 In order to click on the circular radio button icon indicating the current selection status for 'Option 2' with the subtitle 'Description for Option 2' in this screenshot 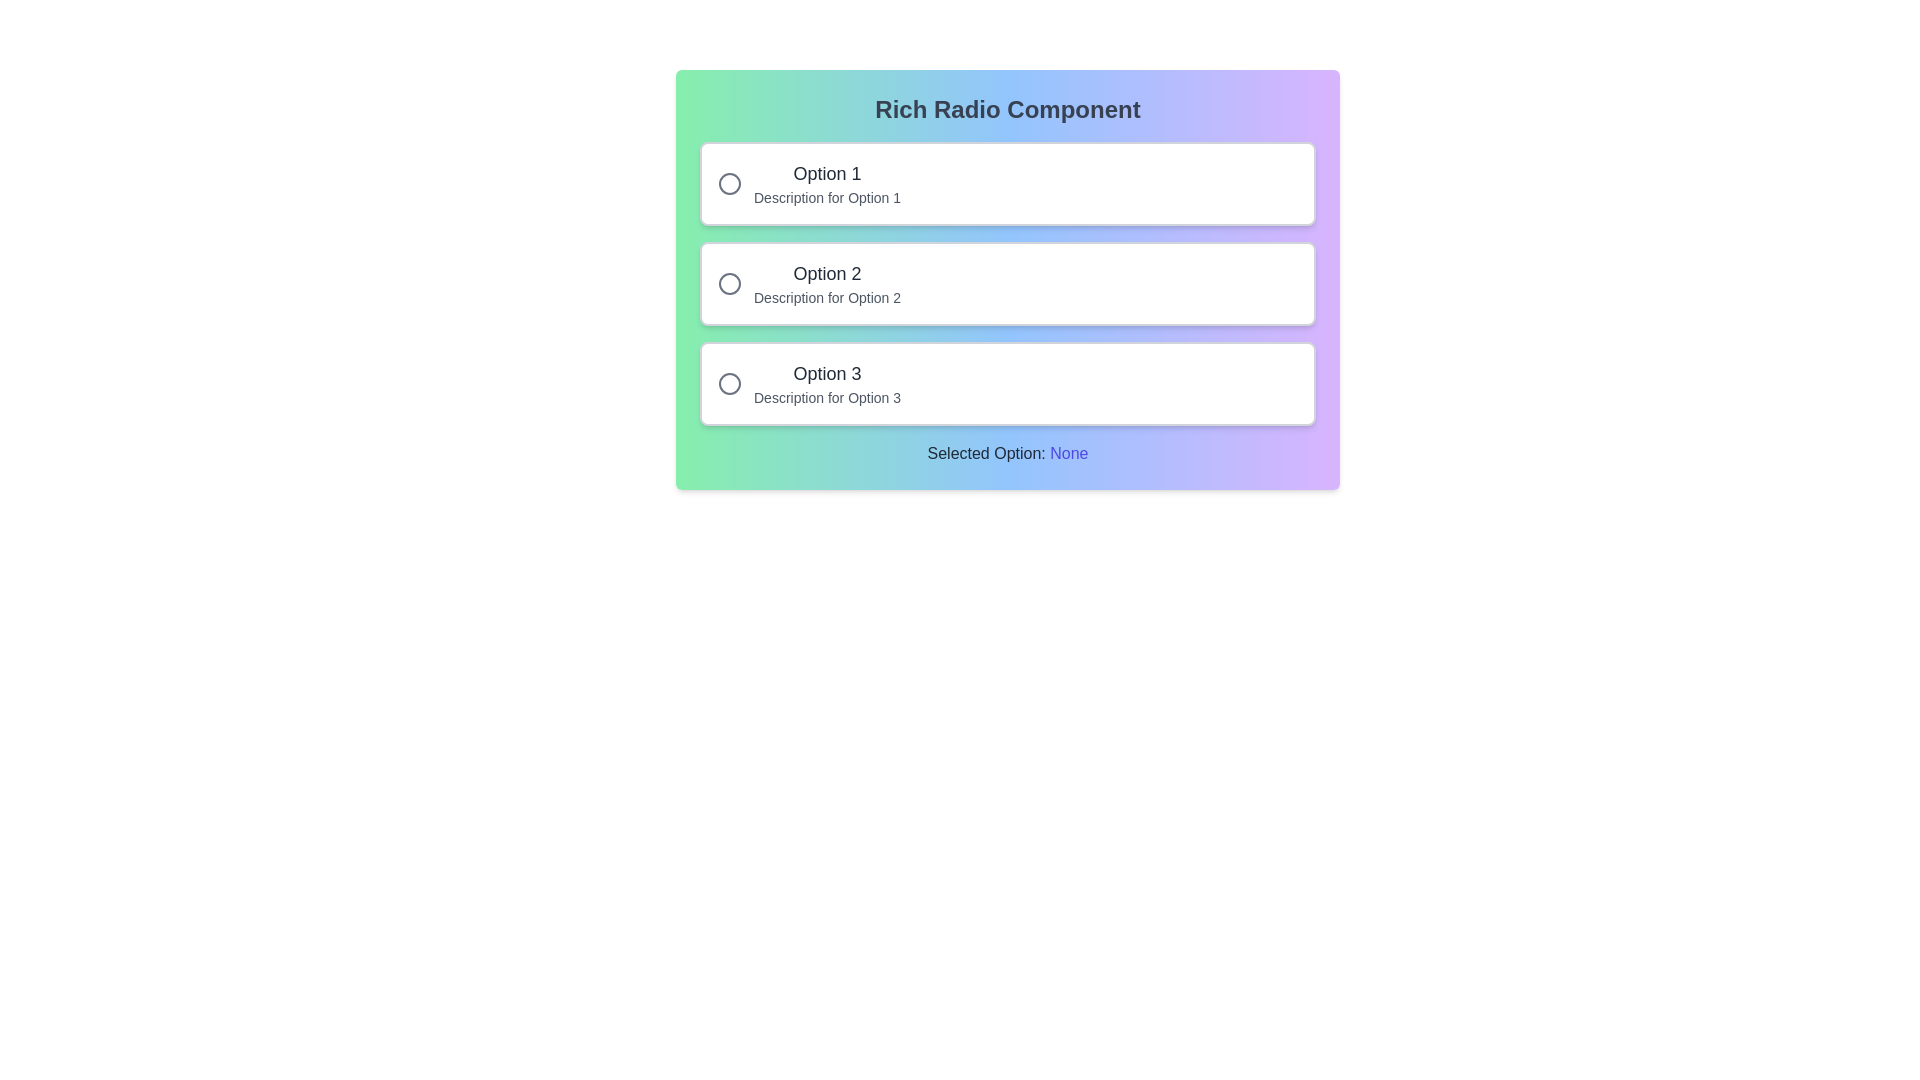, I will do `click(728, 284)`.